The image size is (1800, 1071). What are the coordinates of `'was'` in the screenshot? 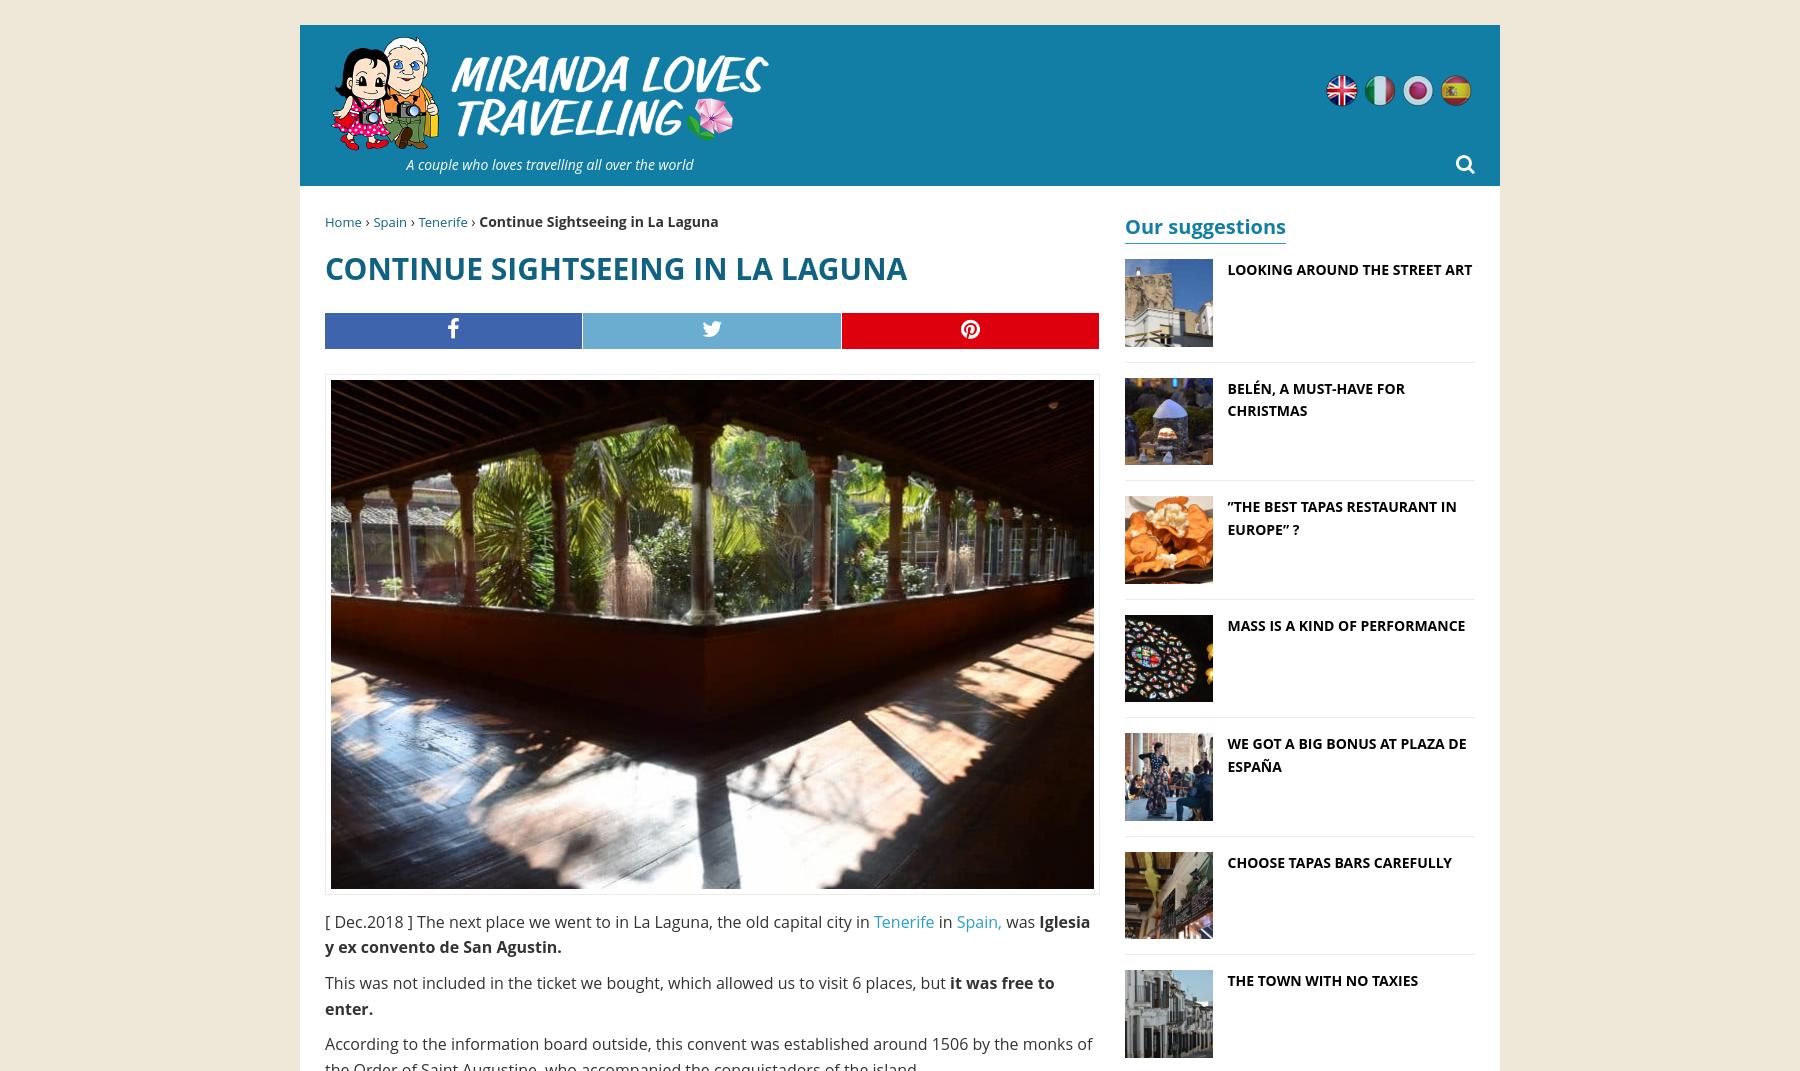 It's located at (1020, 919).